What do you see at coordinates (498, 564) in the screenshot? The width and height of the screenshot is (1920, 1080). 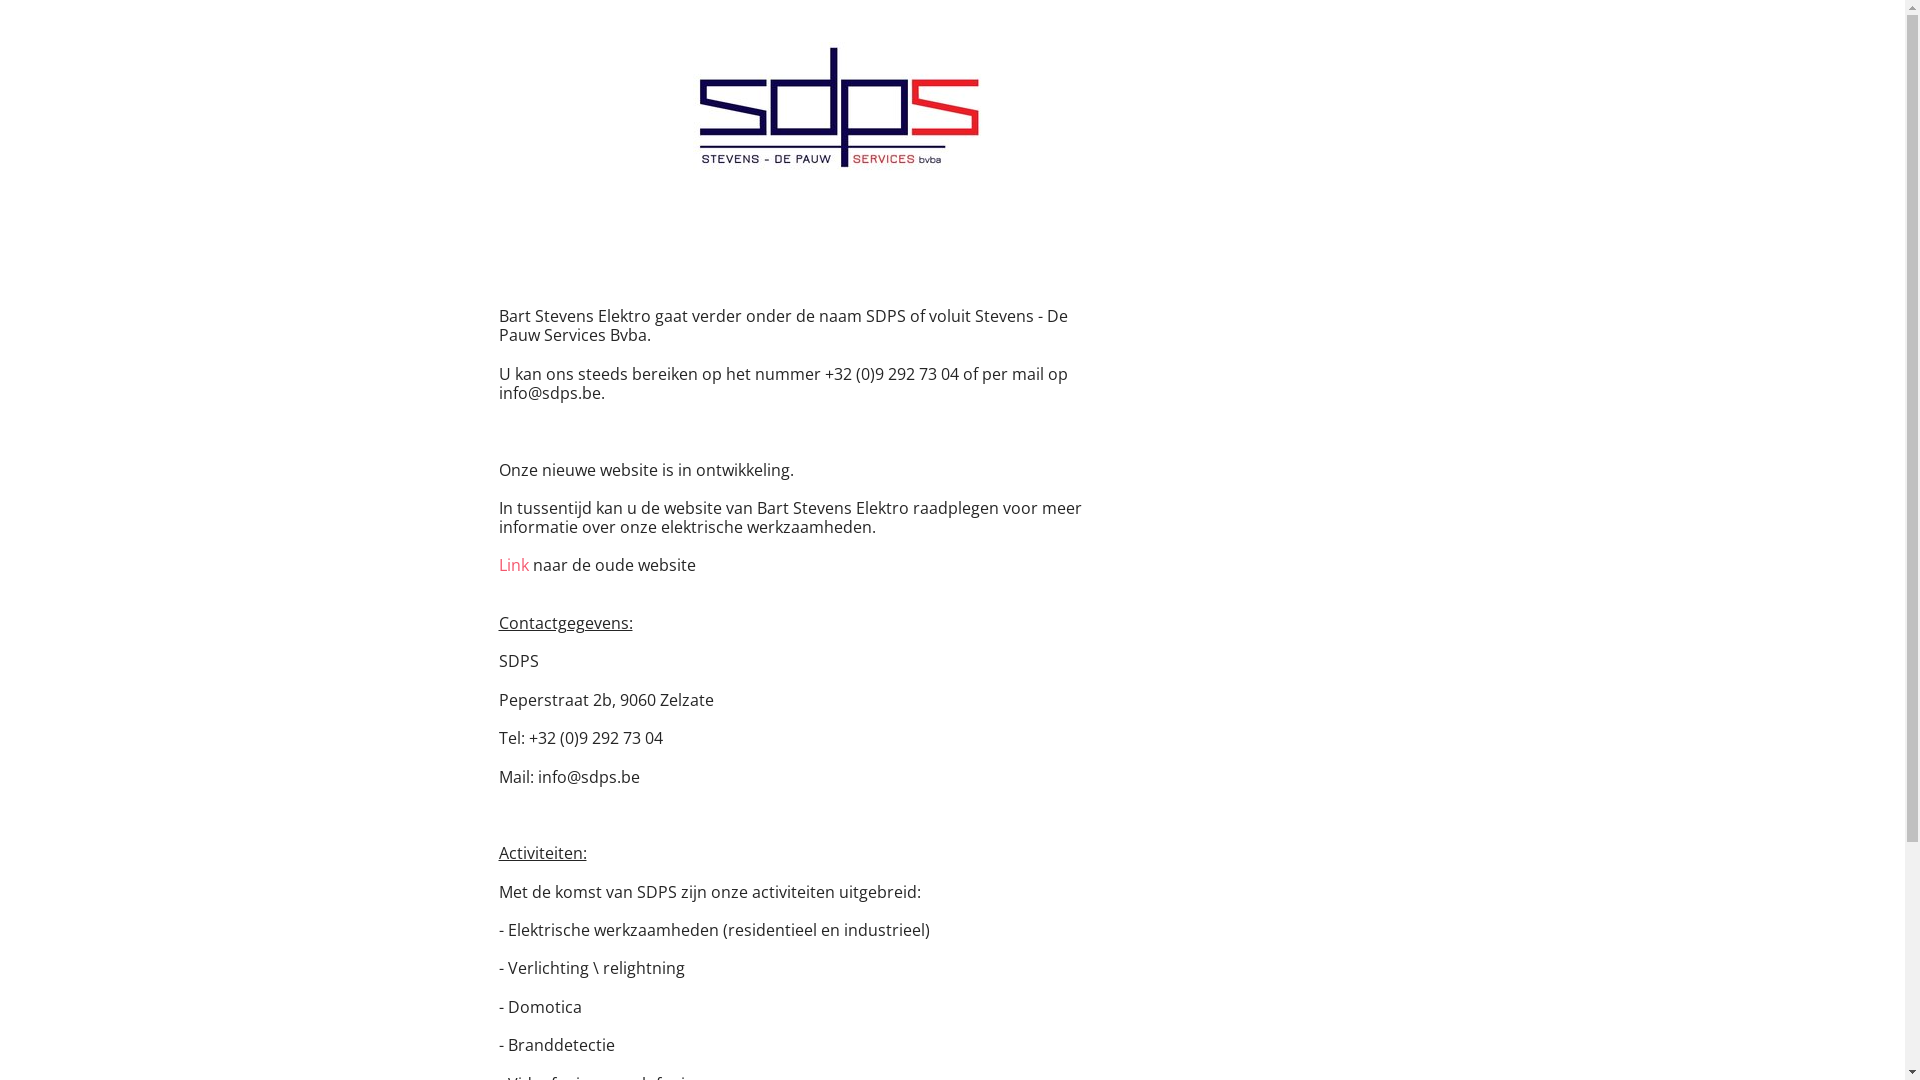 I see `'Link'` at bounding box center [498, 564].